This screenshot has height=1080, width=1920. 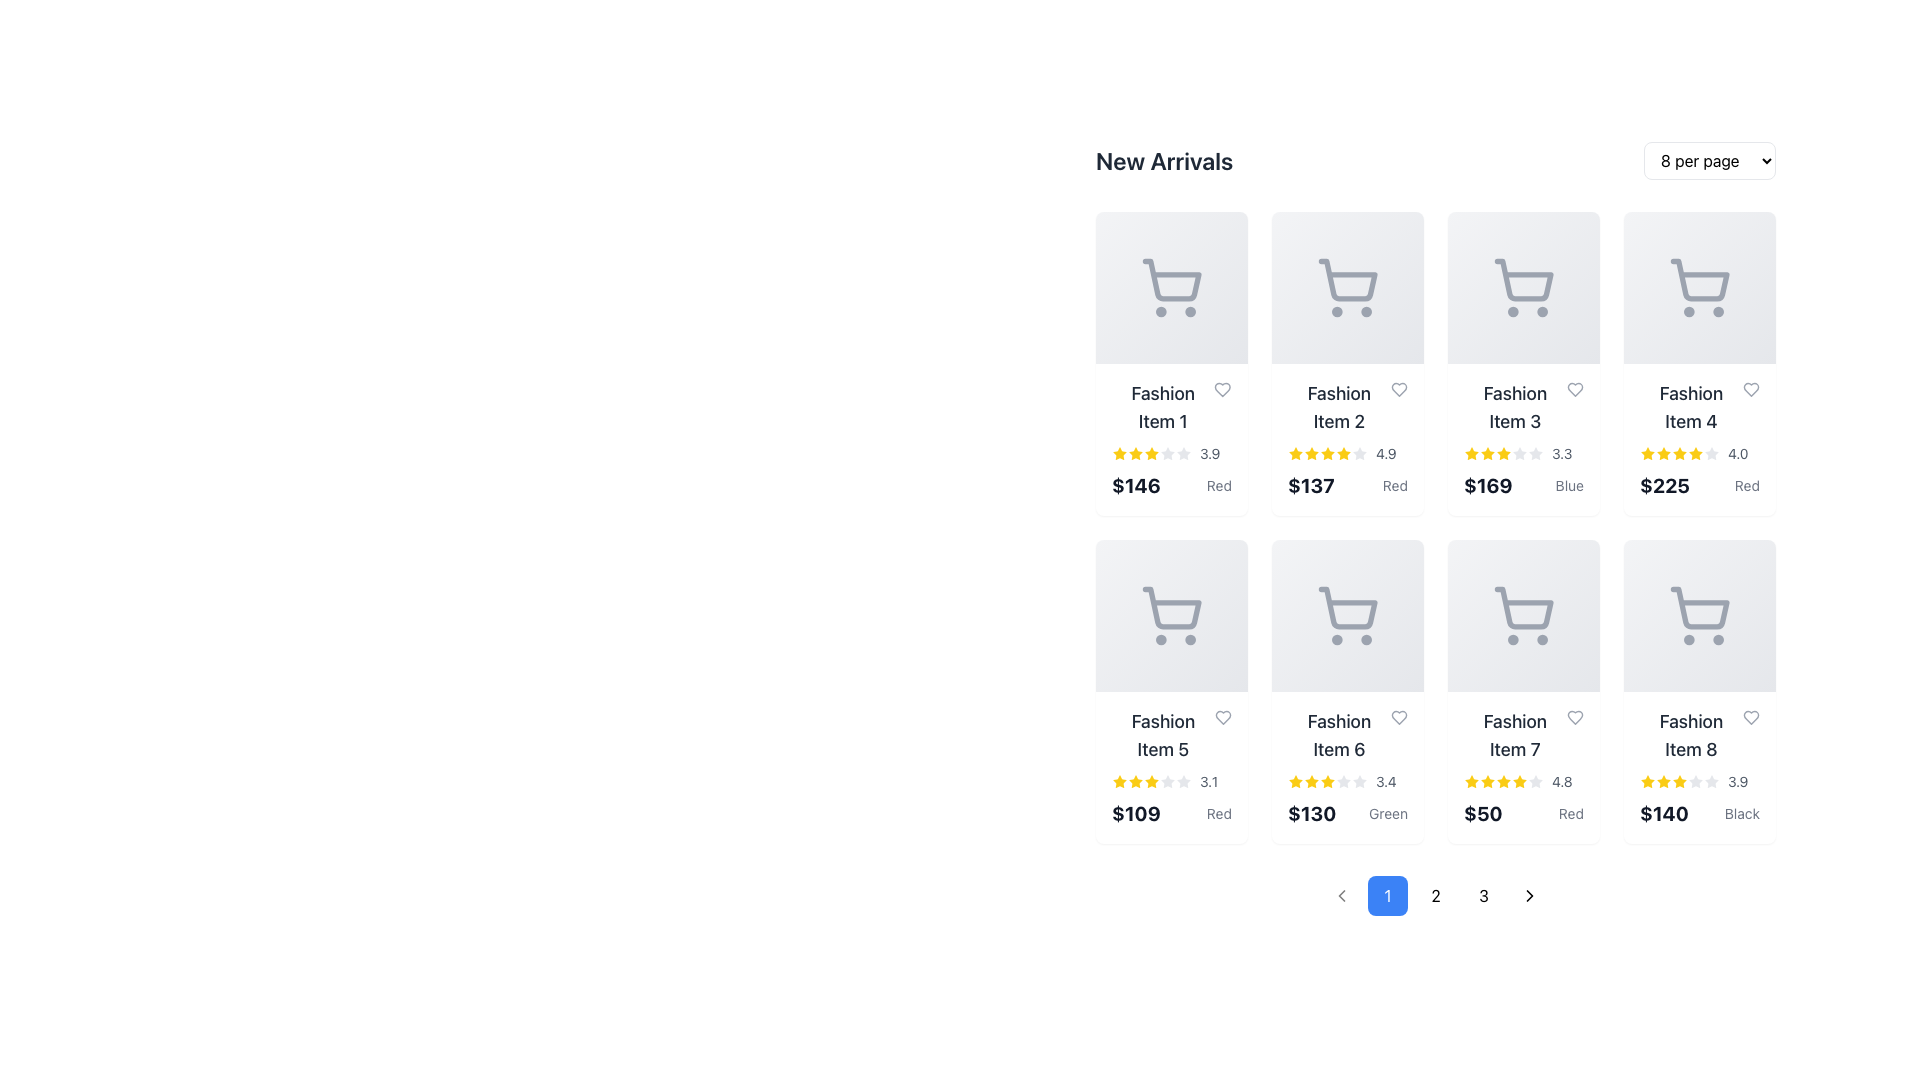 I want to click on the areas surrounding the 'Fashion Item 6' text label, located in the second row, third column of the grid layout in the 'New Arrivals' section, so click(x=1348, y=736).